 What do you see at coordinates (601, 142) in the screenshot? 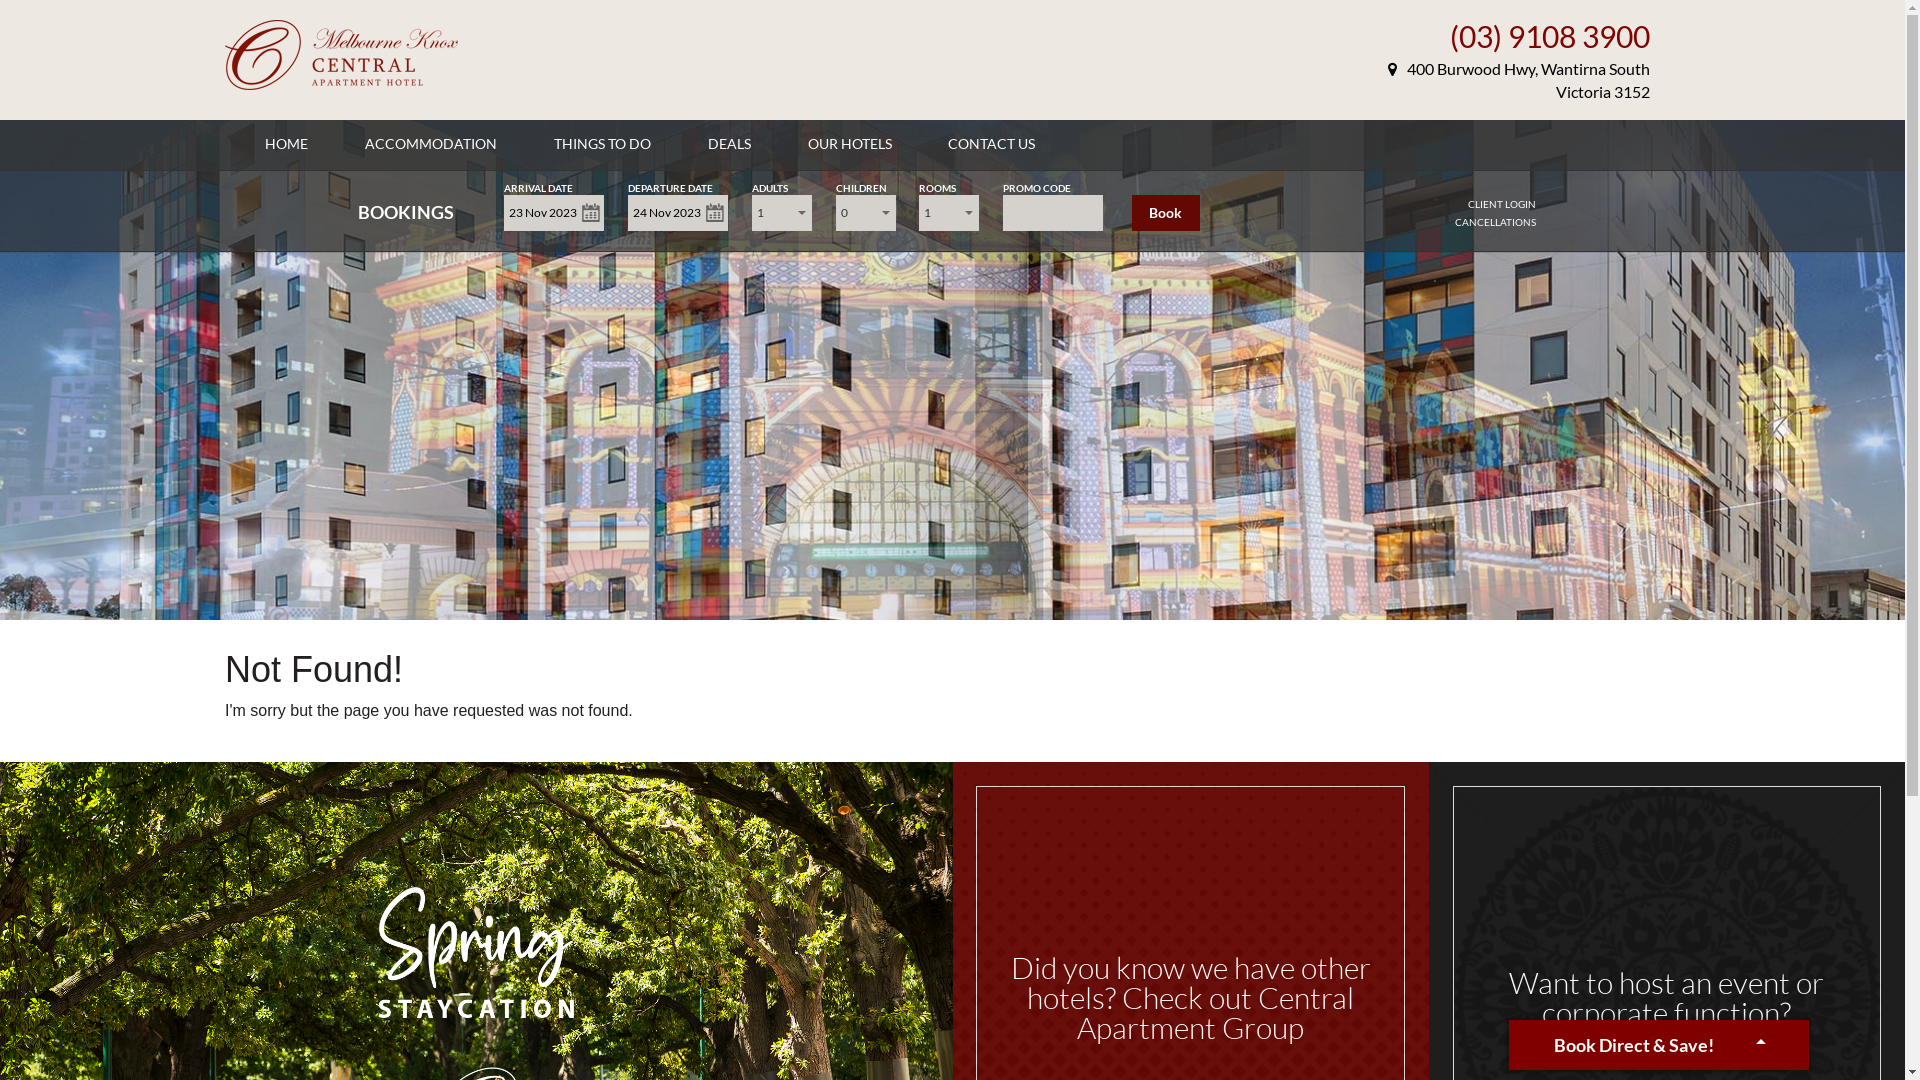
I see `'THINGS TO DO'` at bounding box center [601, 142].